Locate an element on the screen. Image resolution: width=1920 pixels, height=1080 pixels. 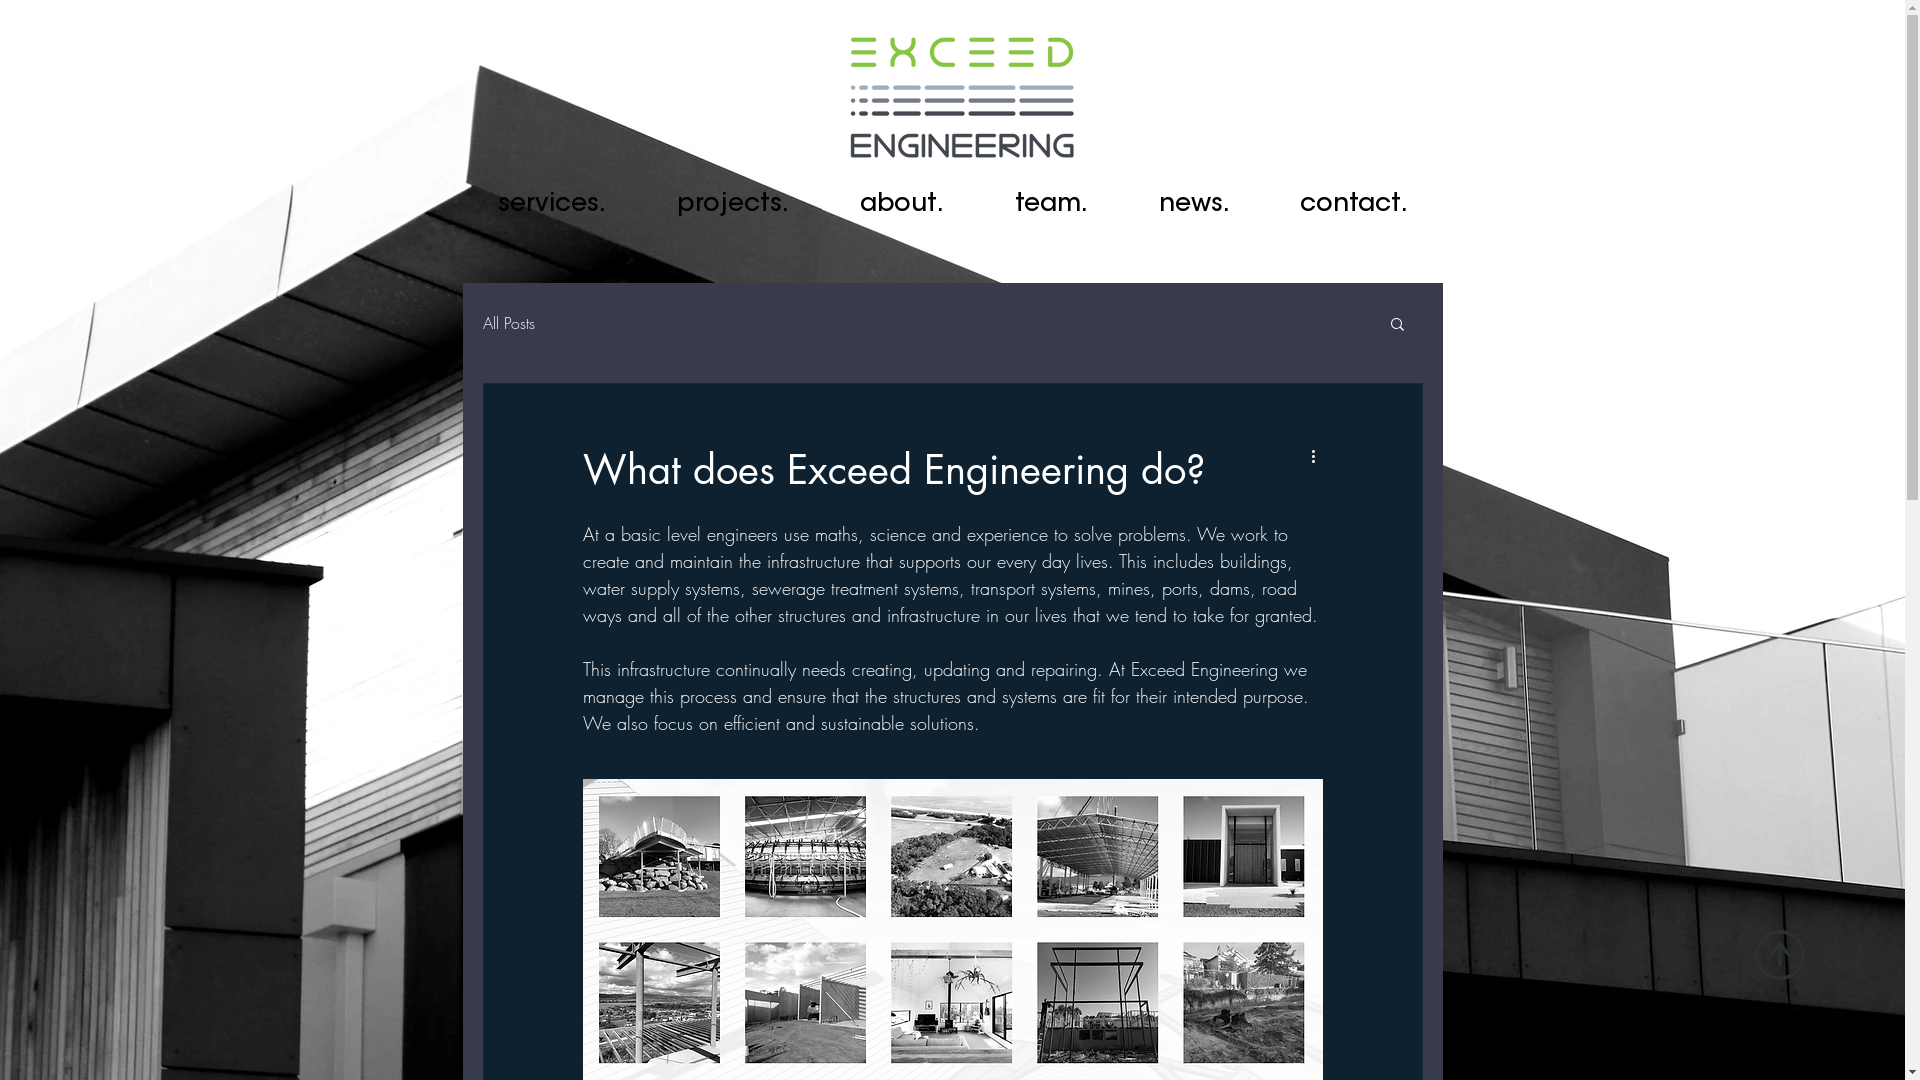
'contact.' is located at coordinates (1353, 204).